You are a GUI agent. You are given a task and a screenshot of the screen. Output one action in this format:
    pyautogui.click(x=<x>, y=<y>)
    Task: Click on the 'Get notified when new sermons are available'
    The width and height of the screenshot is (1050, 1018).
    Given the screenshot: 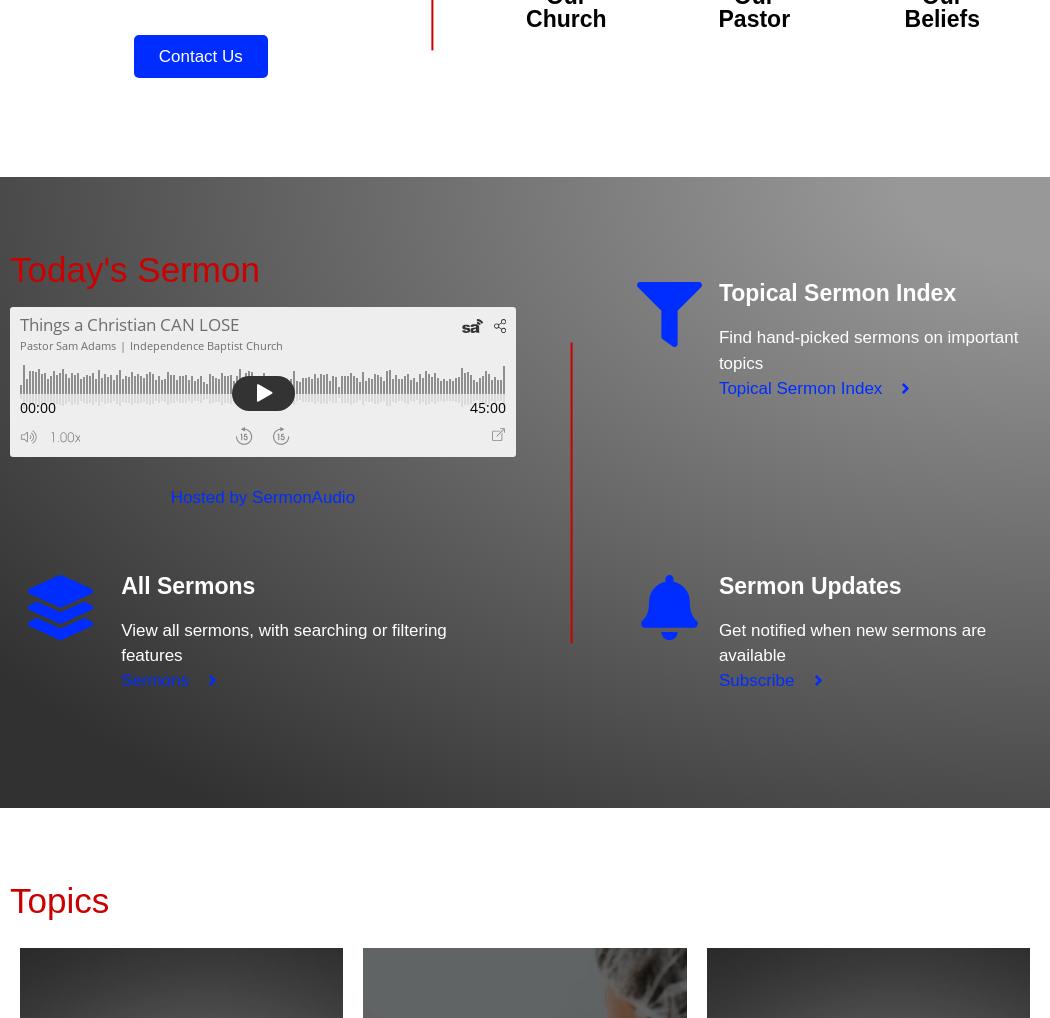 What is the action you would take?
    pyautogui.click(x=851, y=641)
    